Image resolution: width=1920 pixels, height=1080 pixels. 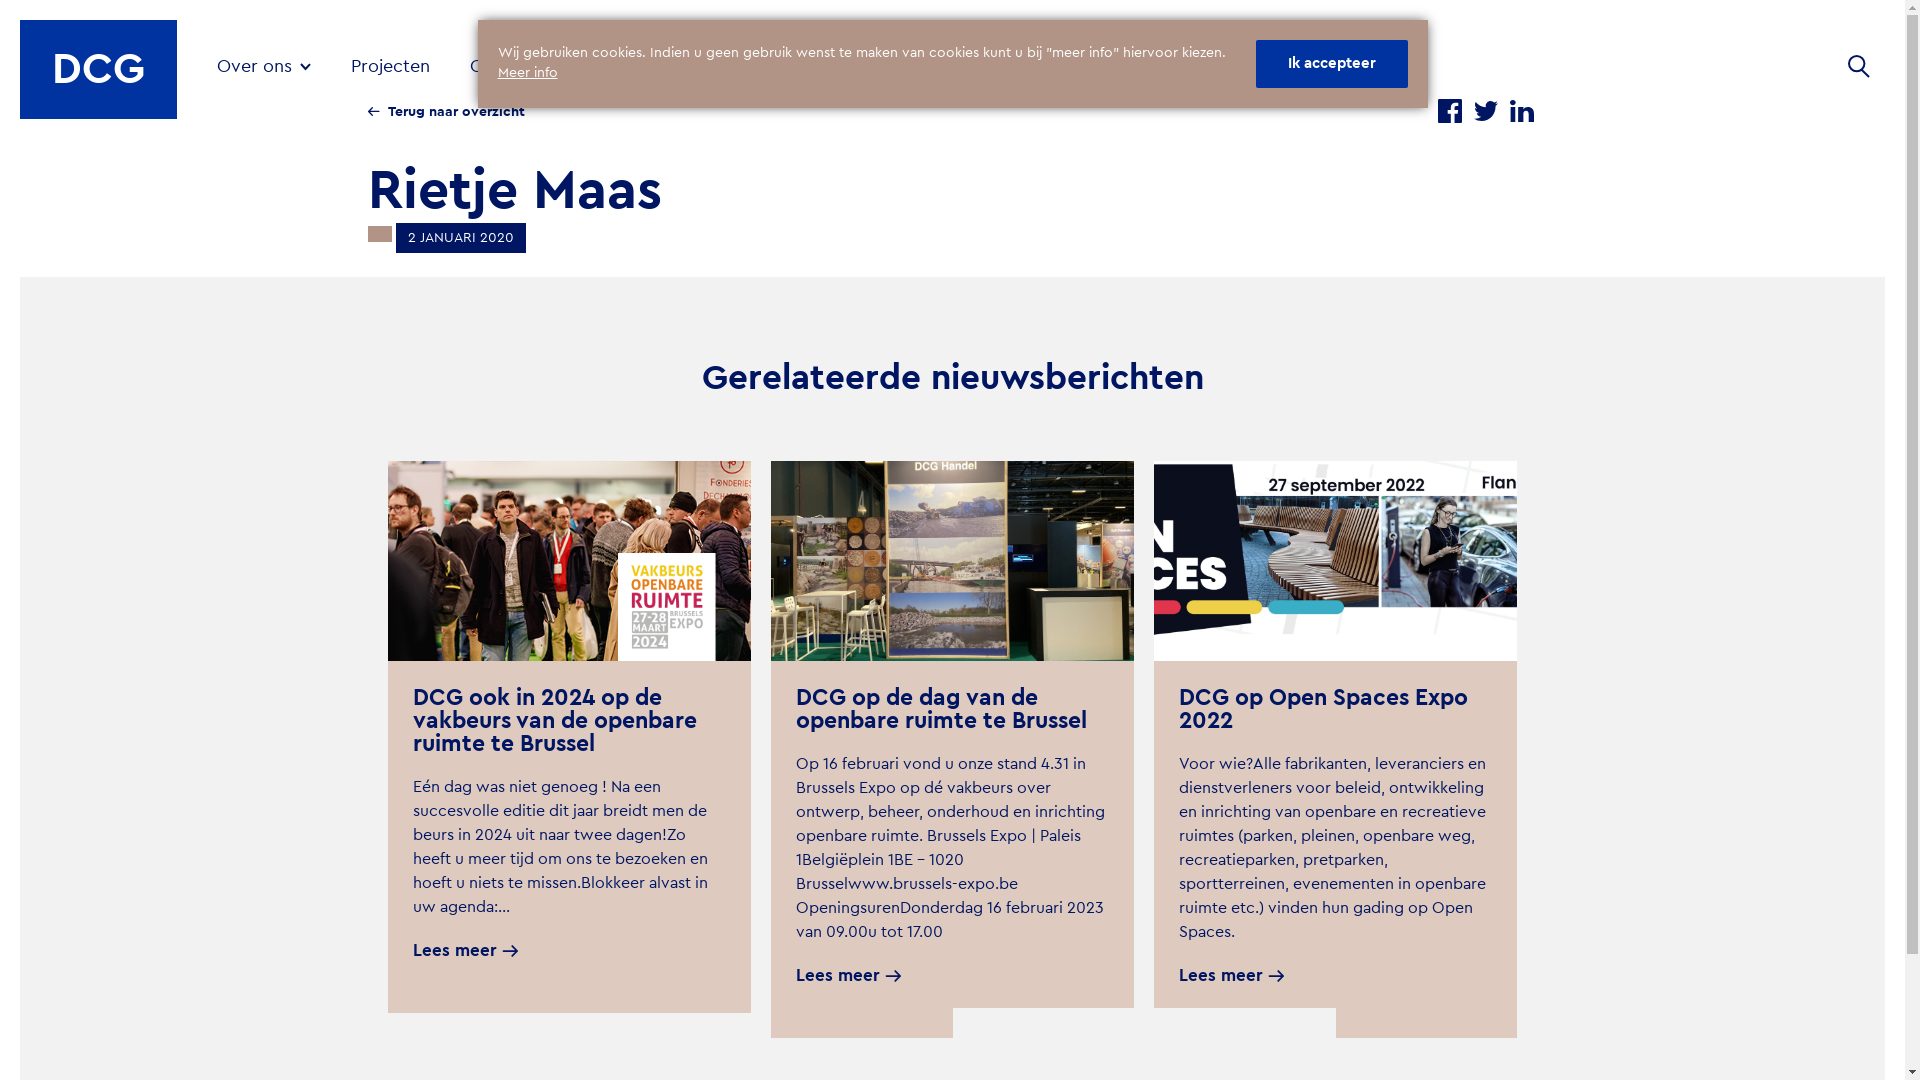 What do you see at coordinates (529, 64) in the screenshot?
I see `'Oplossingen'` at bounding box center [529, 64].